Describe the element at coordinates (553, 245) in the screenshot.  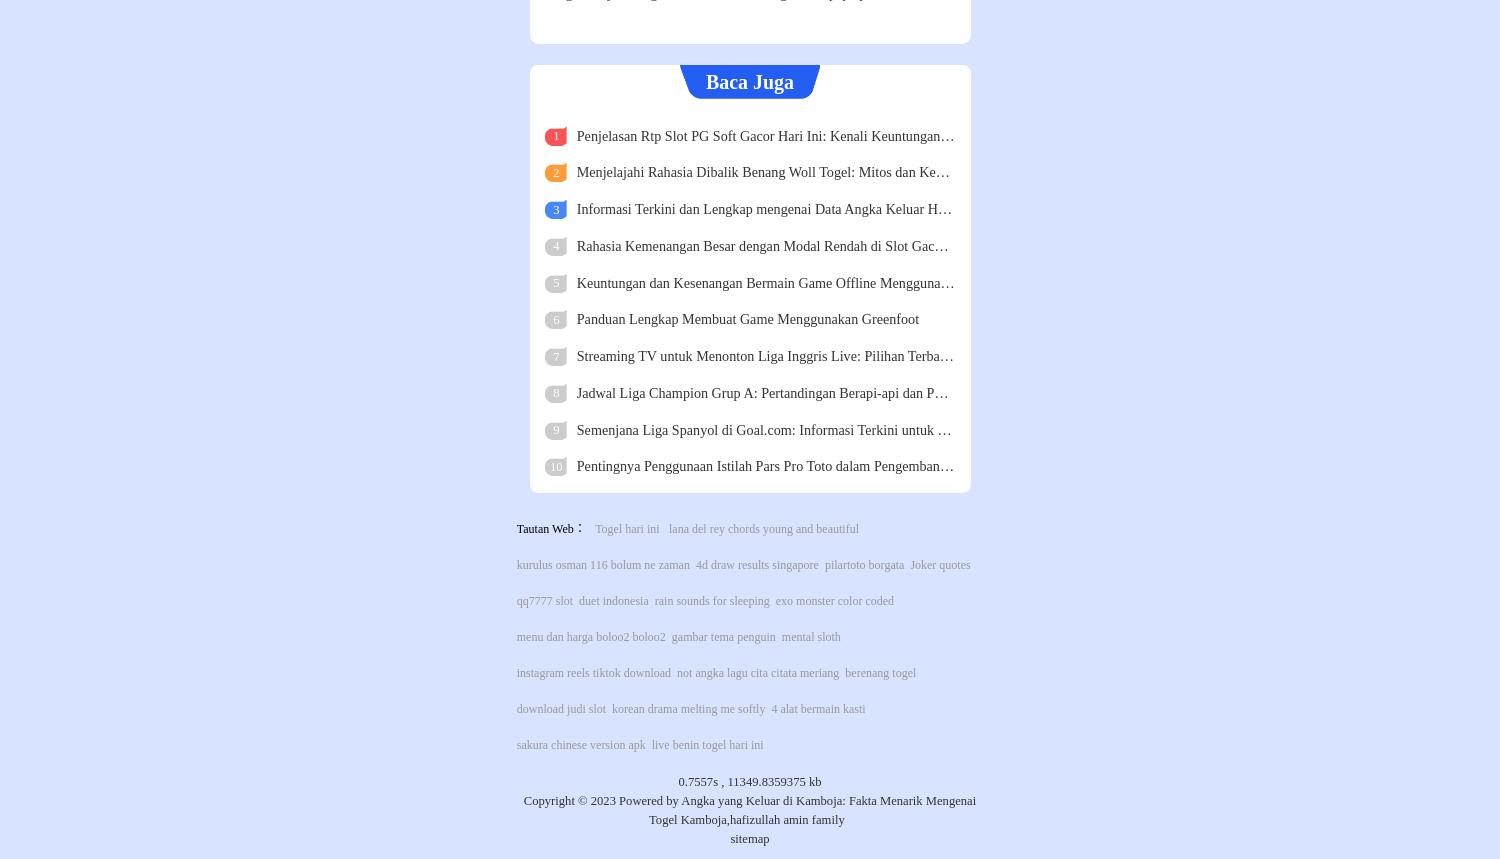
I see `'4'` at that location.